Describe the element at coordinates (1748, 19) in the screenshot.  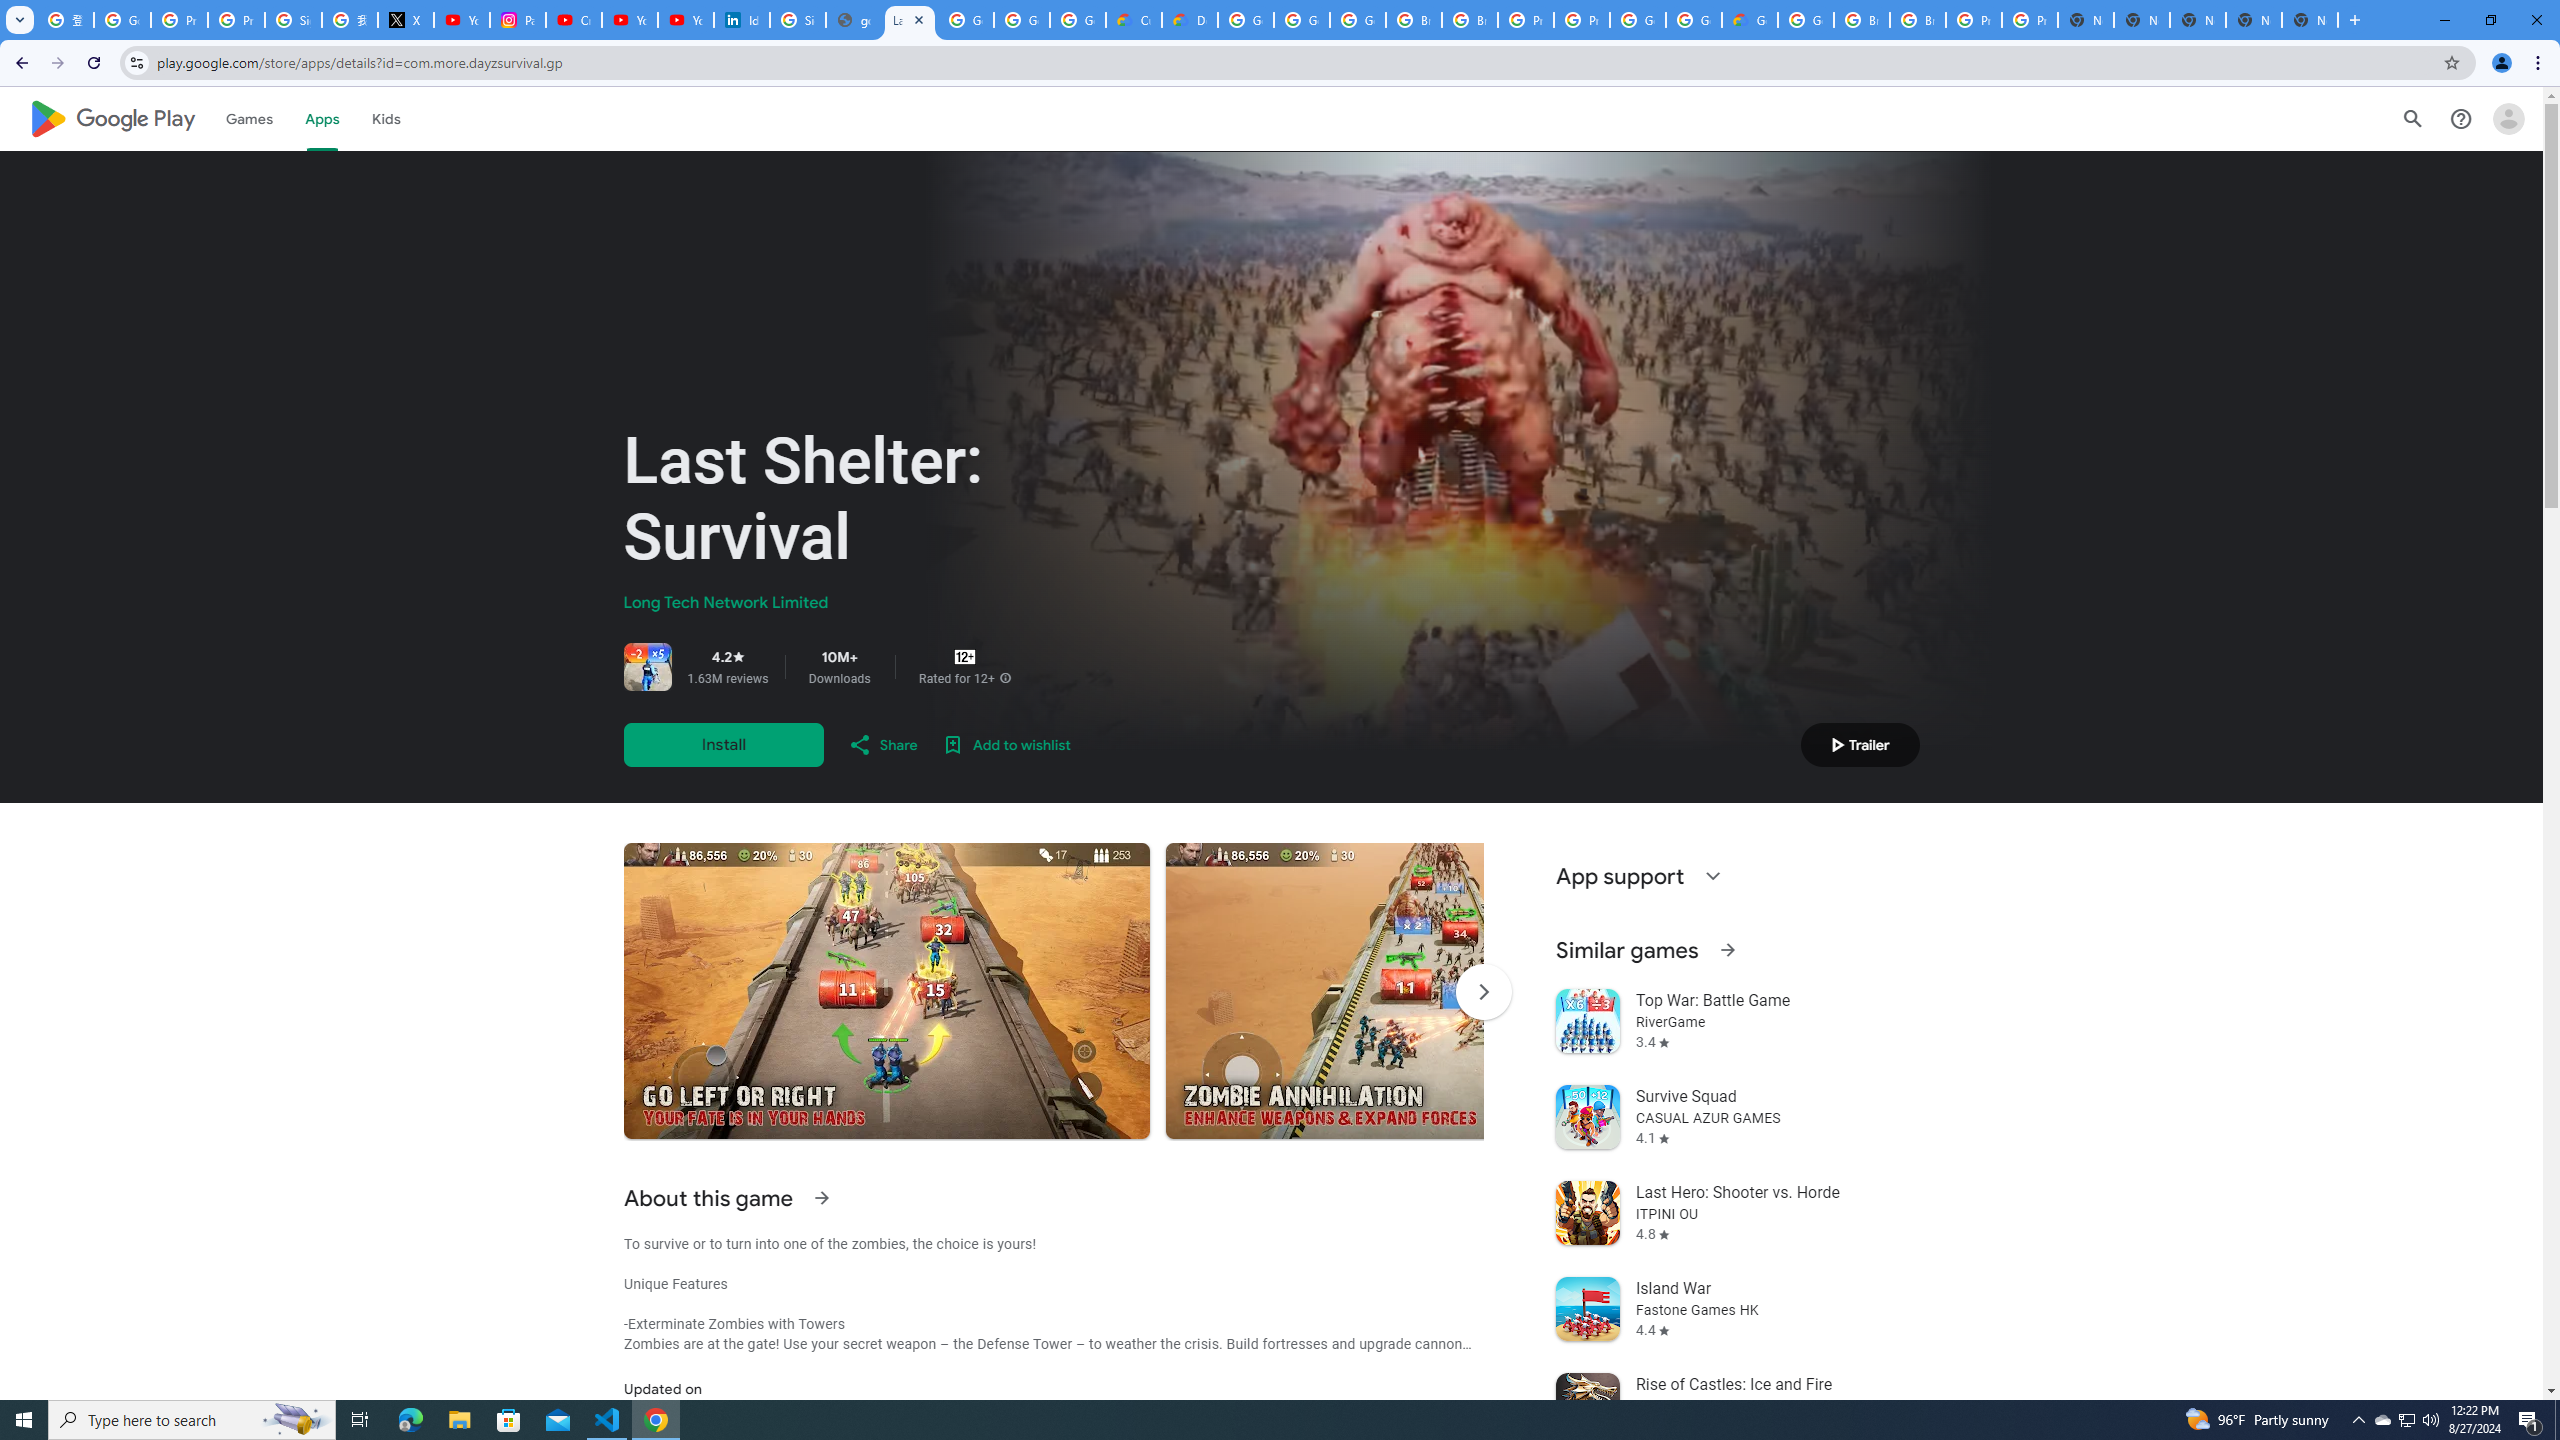
I see `'Google Cloud Estimate Summary'` at that location.